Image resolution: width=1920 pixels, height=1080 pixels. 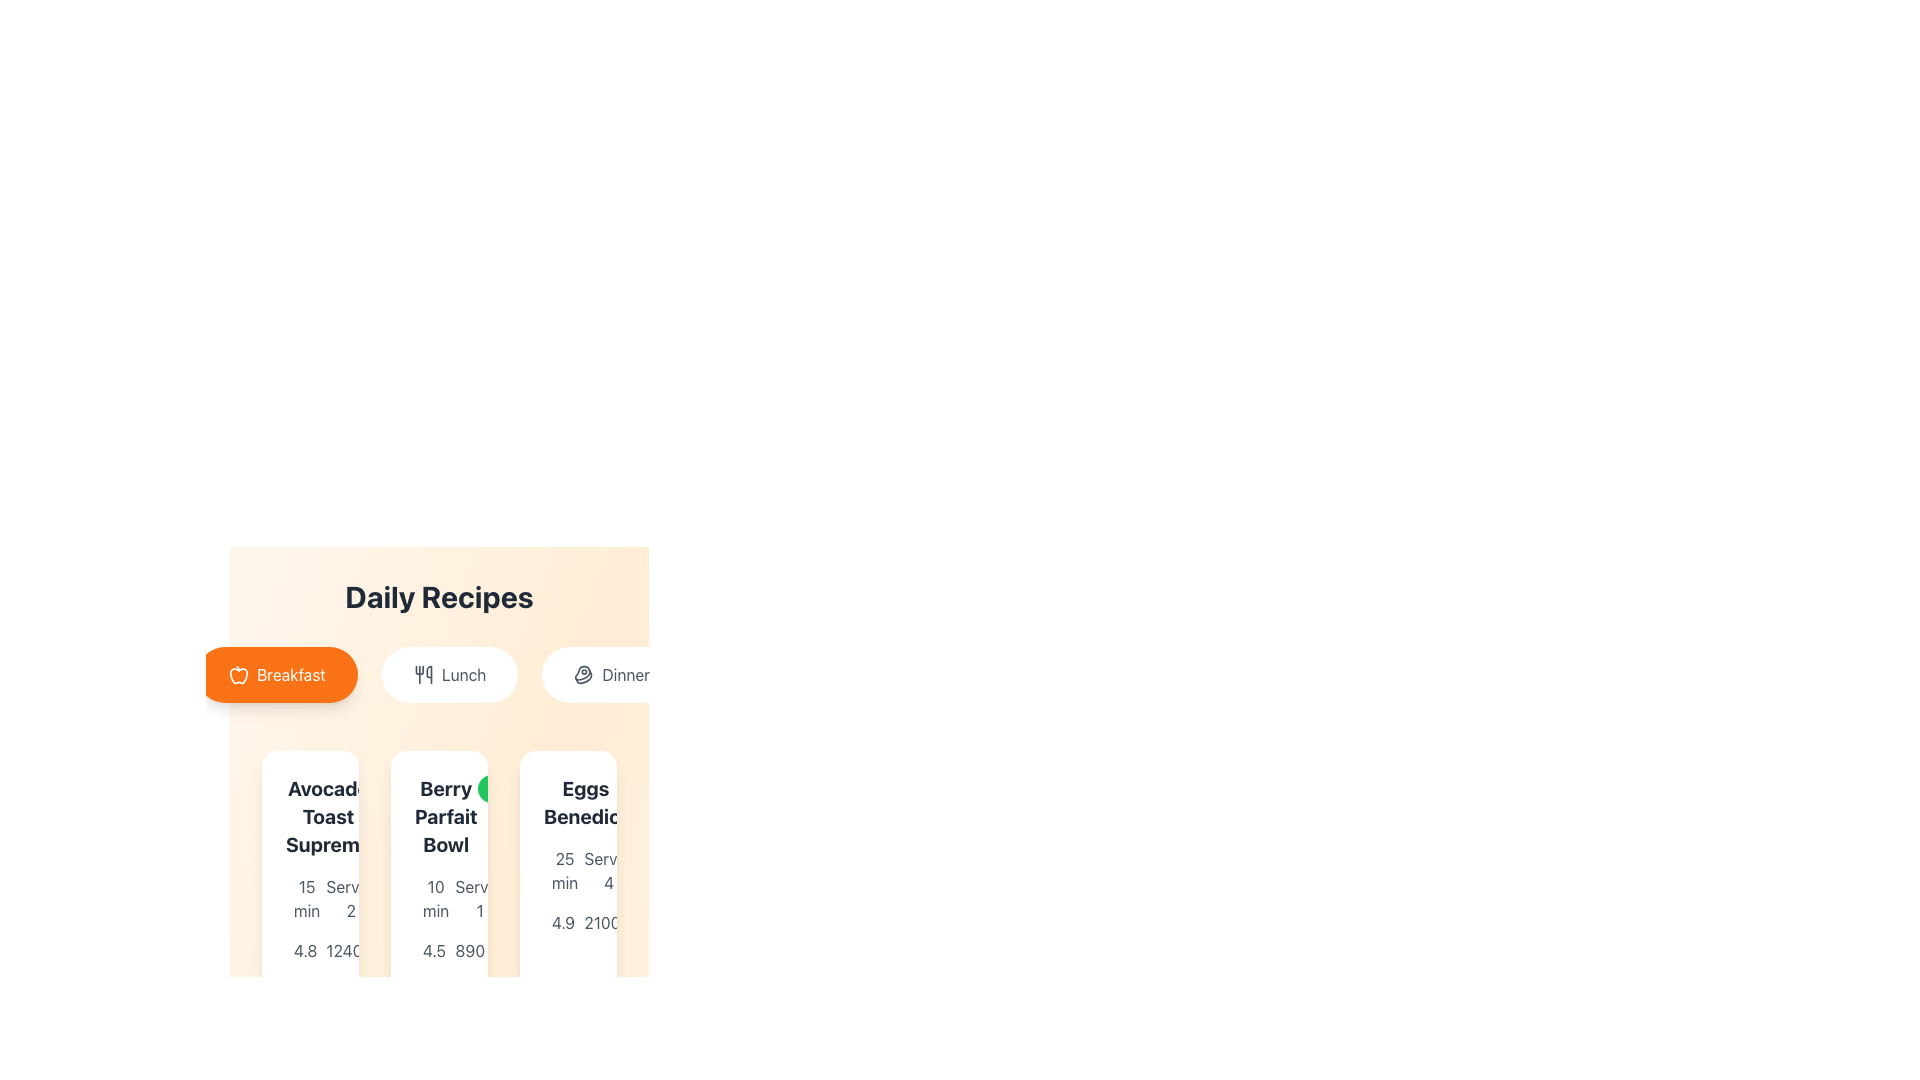 I want to click on the text displaying the serving size information for the dish 'Eggs Benedict', located below the subtitle '25 min' and adjacent to the rating and likes summary, so click(x=583, y=870).